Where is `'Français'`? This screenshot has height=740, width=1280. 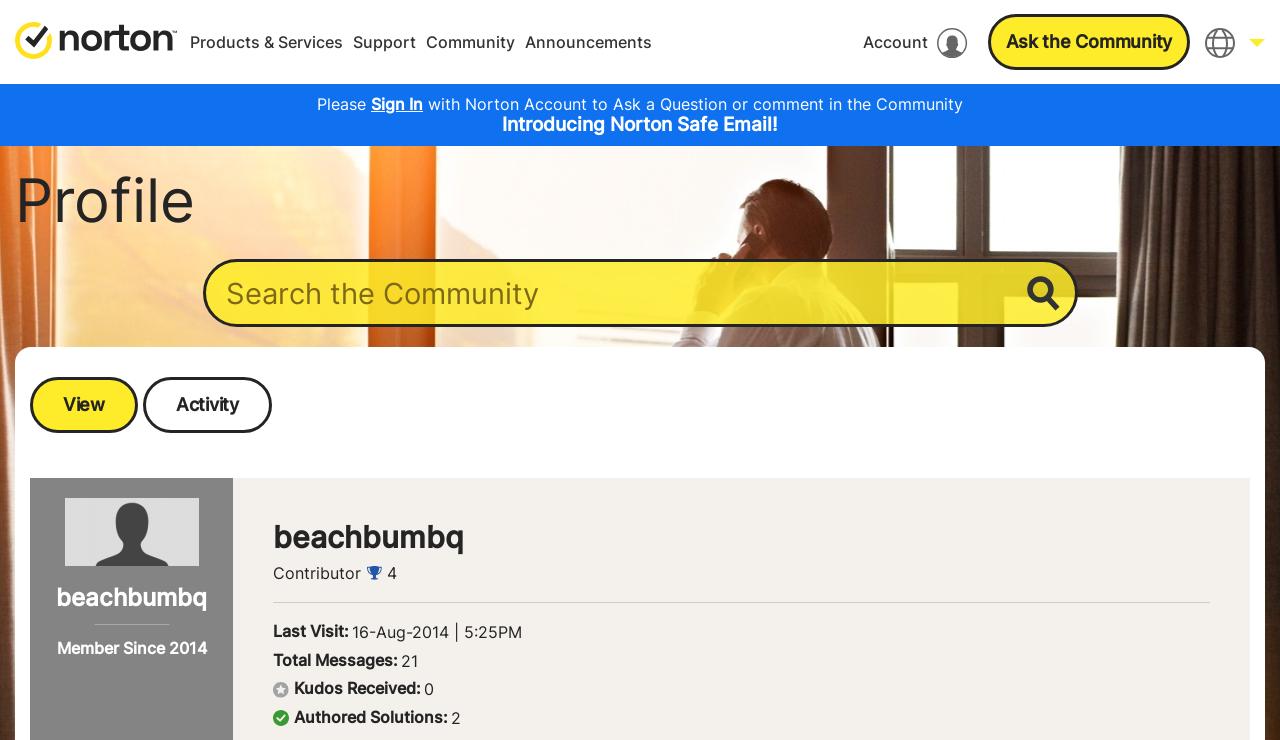 'Français' is located at coordinates (1084, 166).